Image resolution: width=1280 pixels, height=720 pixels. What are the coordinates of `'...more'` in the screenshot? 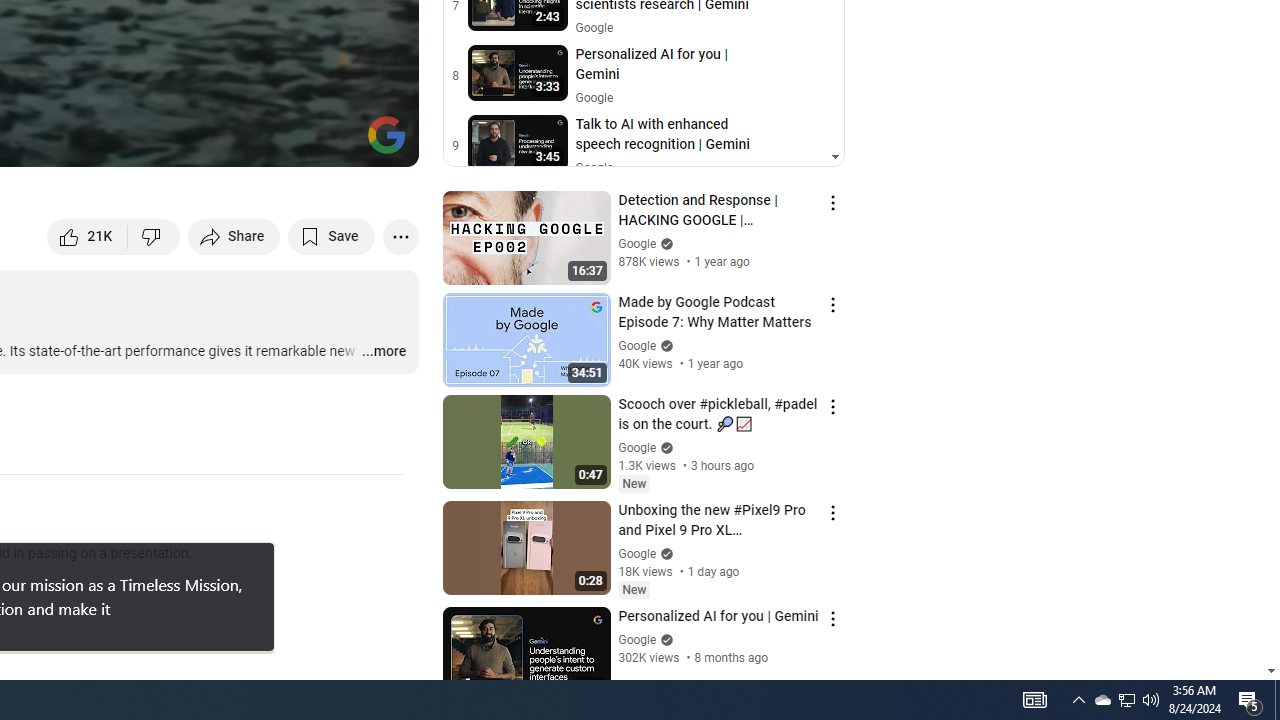 It's located at (383, 351).